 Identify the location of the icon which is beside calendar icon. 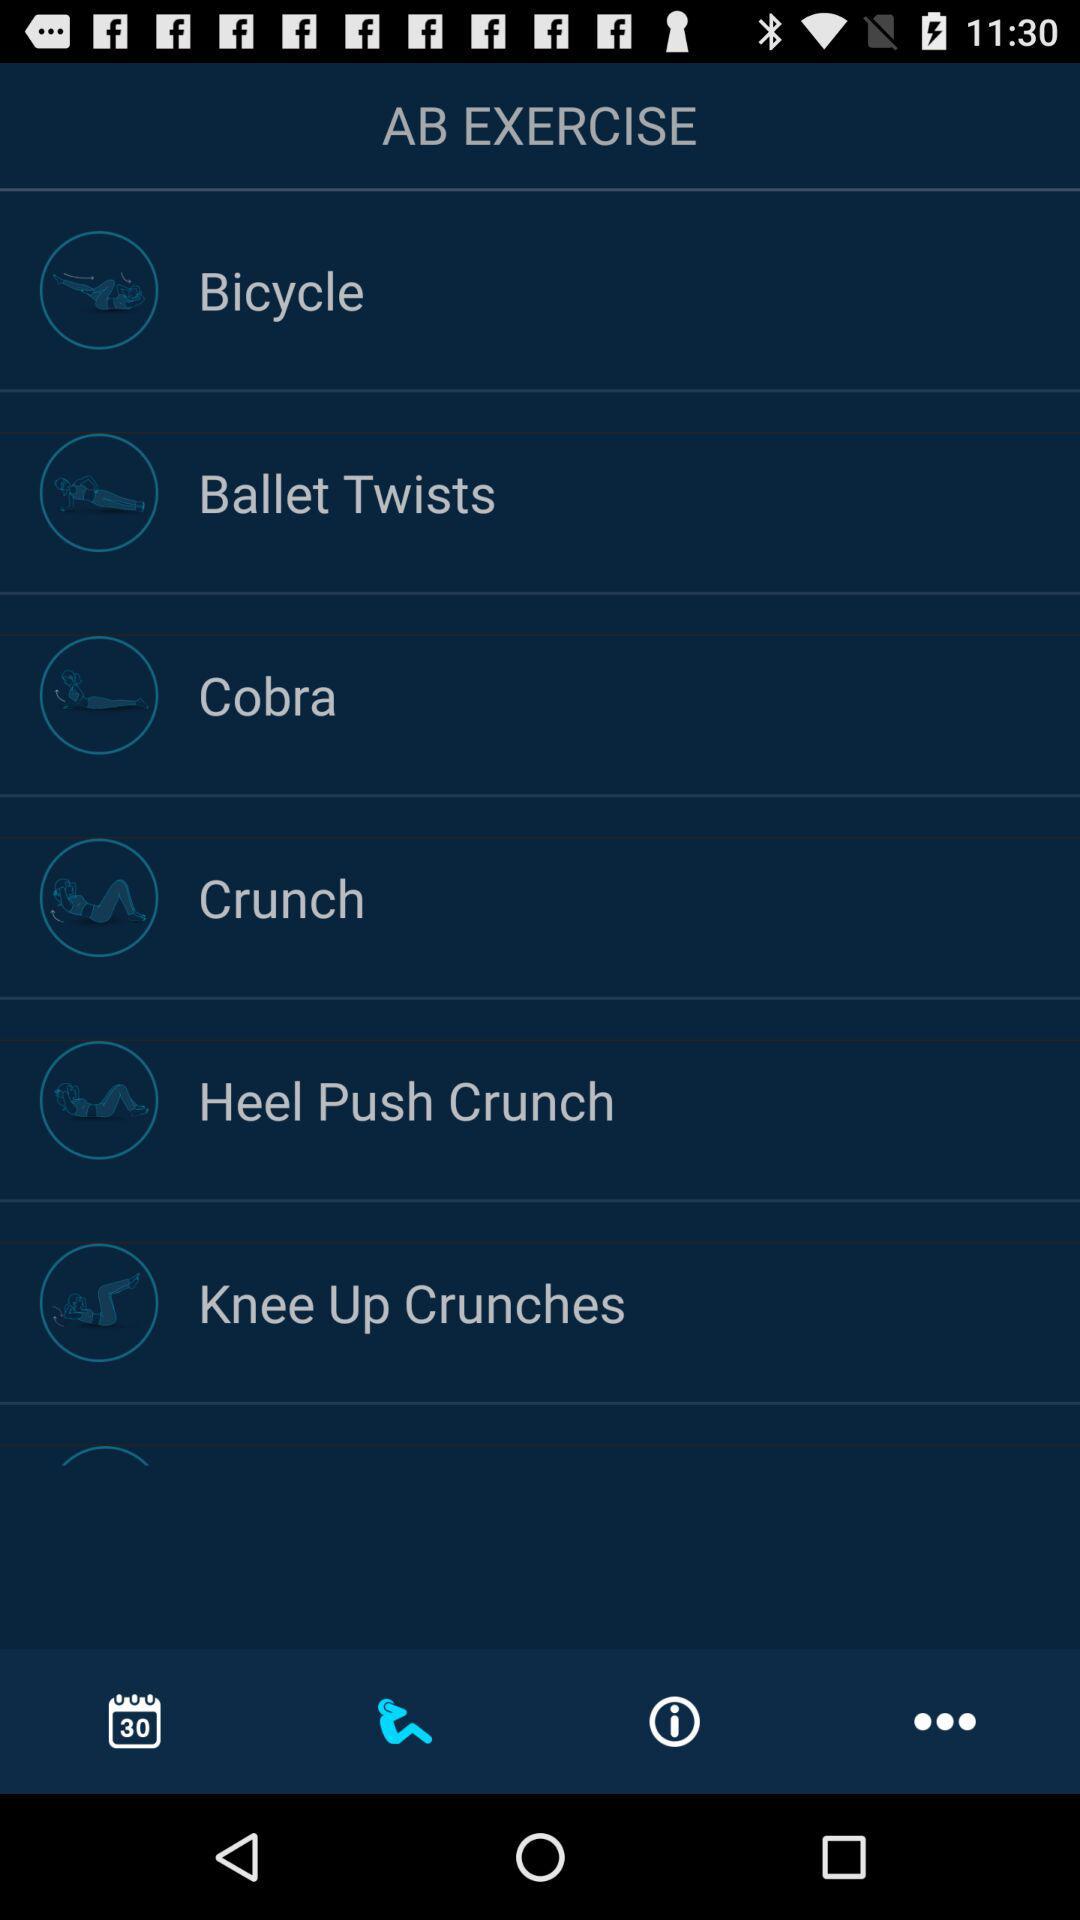
(405, 1720).